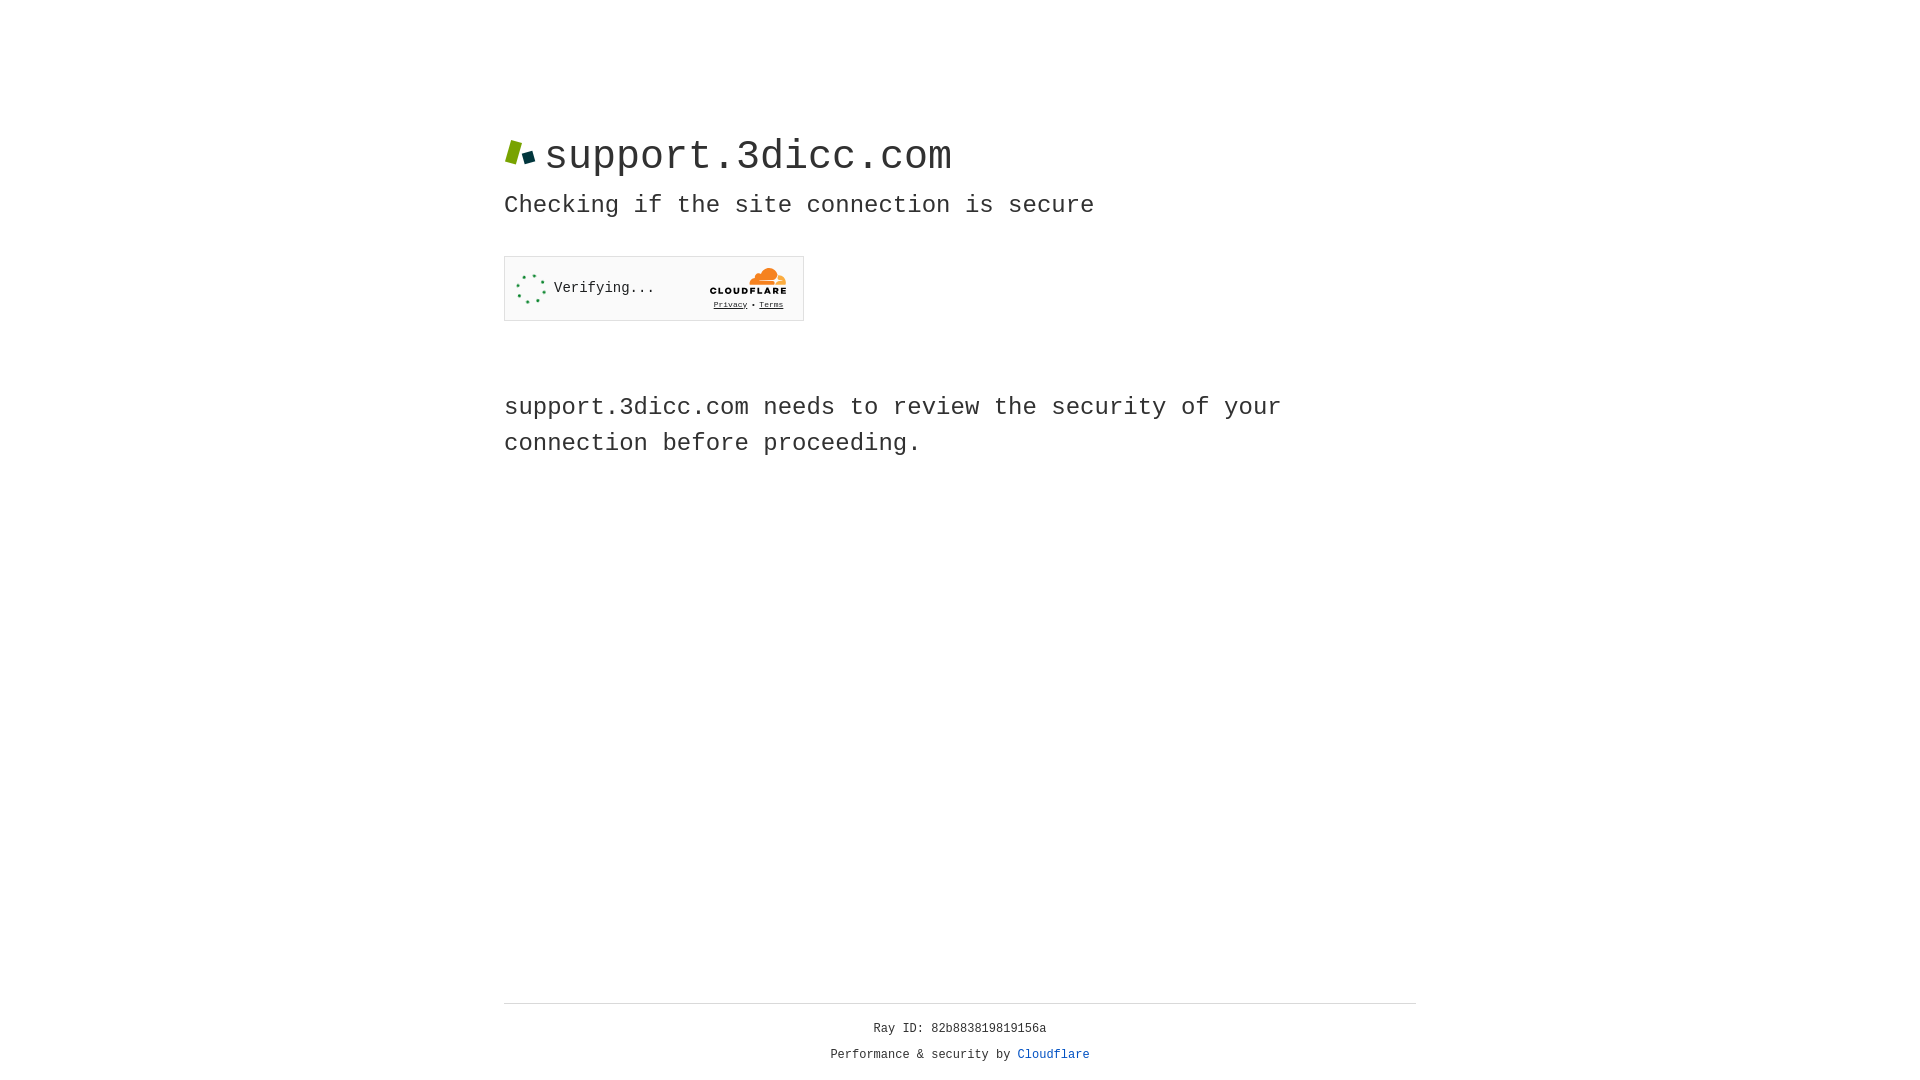 Image resolution: width=1920 pixels, height=1080 pixels. Describe the element at coordinates (653, 288) in the screenshot. I see `'Widget containing a Cloudflare security challenge'` at that location.